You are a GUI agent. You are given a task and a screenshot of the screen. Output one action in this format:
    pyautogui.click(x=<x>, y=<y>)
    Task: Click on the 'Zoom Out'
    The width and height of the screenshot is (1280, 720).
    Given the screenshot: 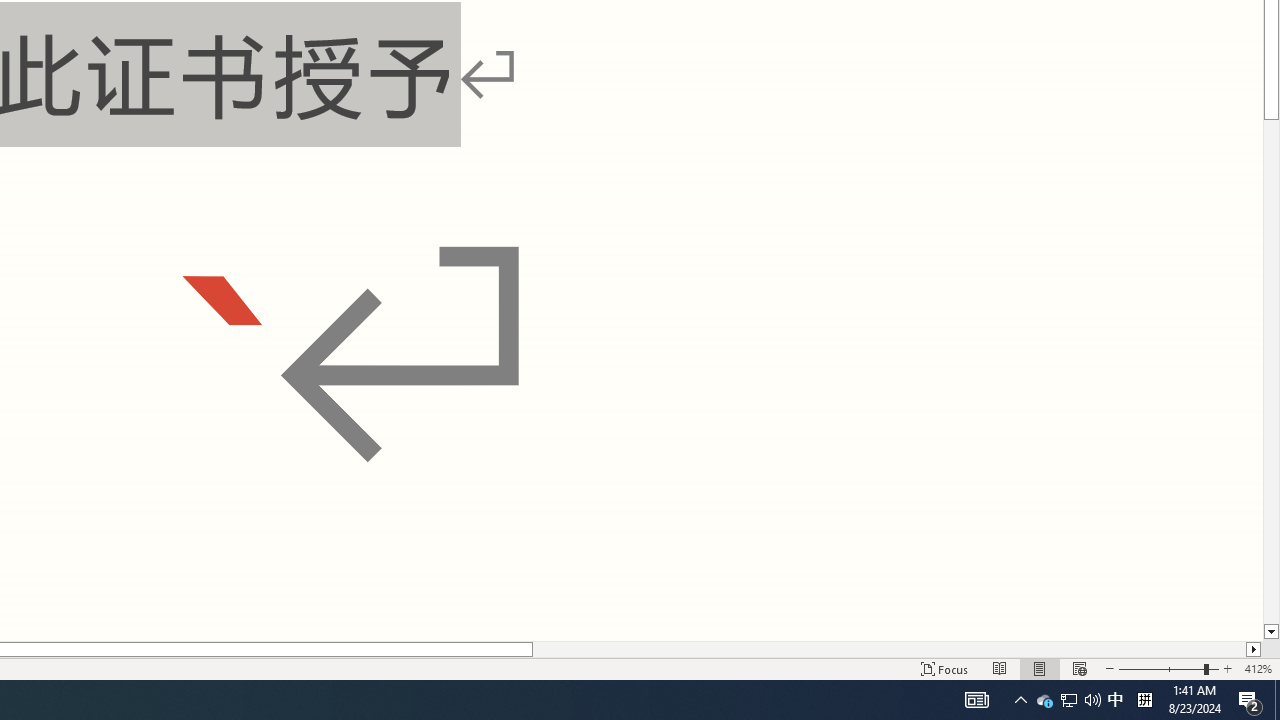 What is the action you would take?
    pyautogui.click(x=1161, y=669)
    